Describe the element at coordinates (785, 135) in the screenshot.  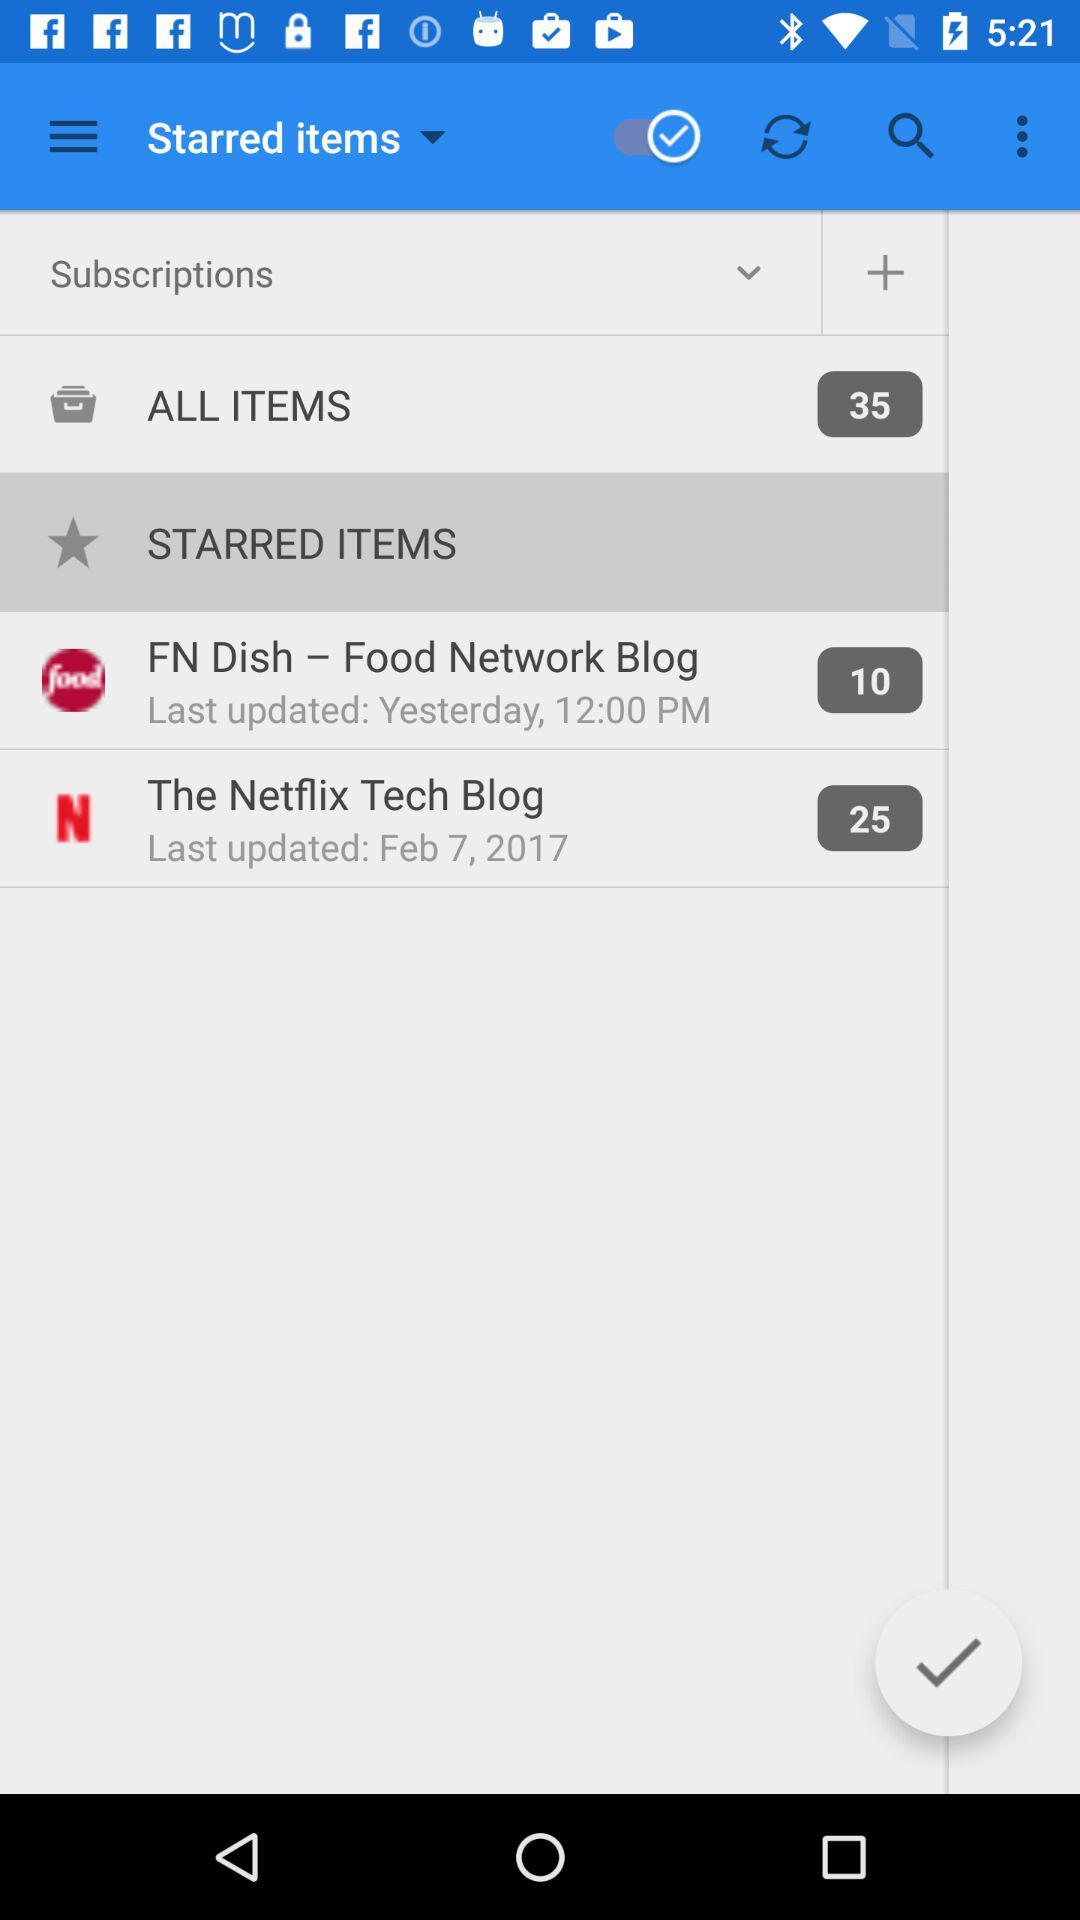
I see `refresh page` at that location.